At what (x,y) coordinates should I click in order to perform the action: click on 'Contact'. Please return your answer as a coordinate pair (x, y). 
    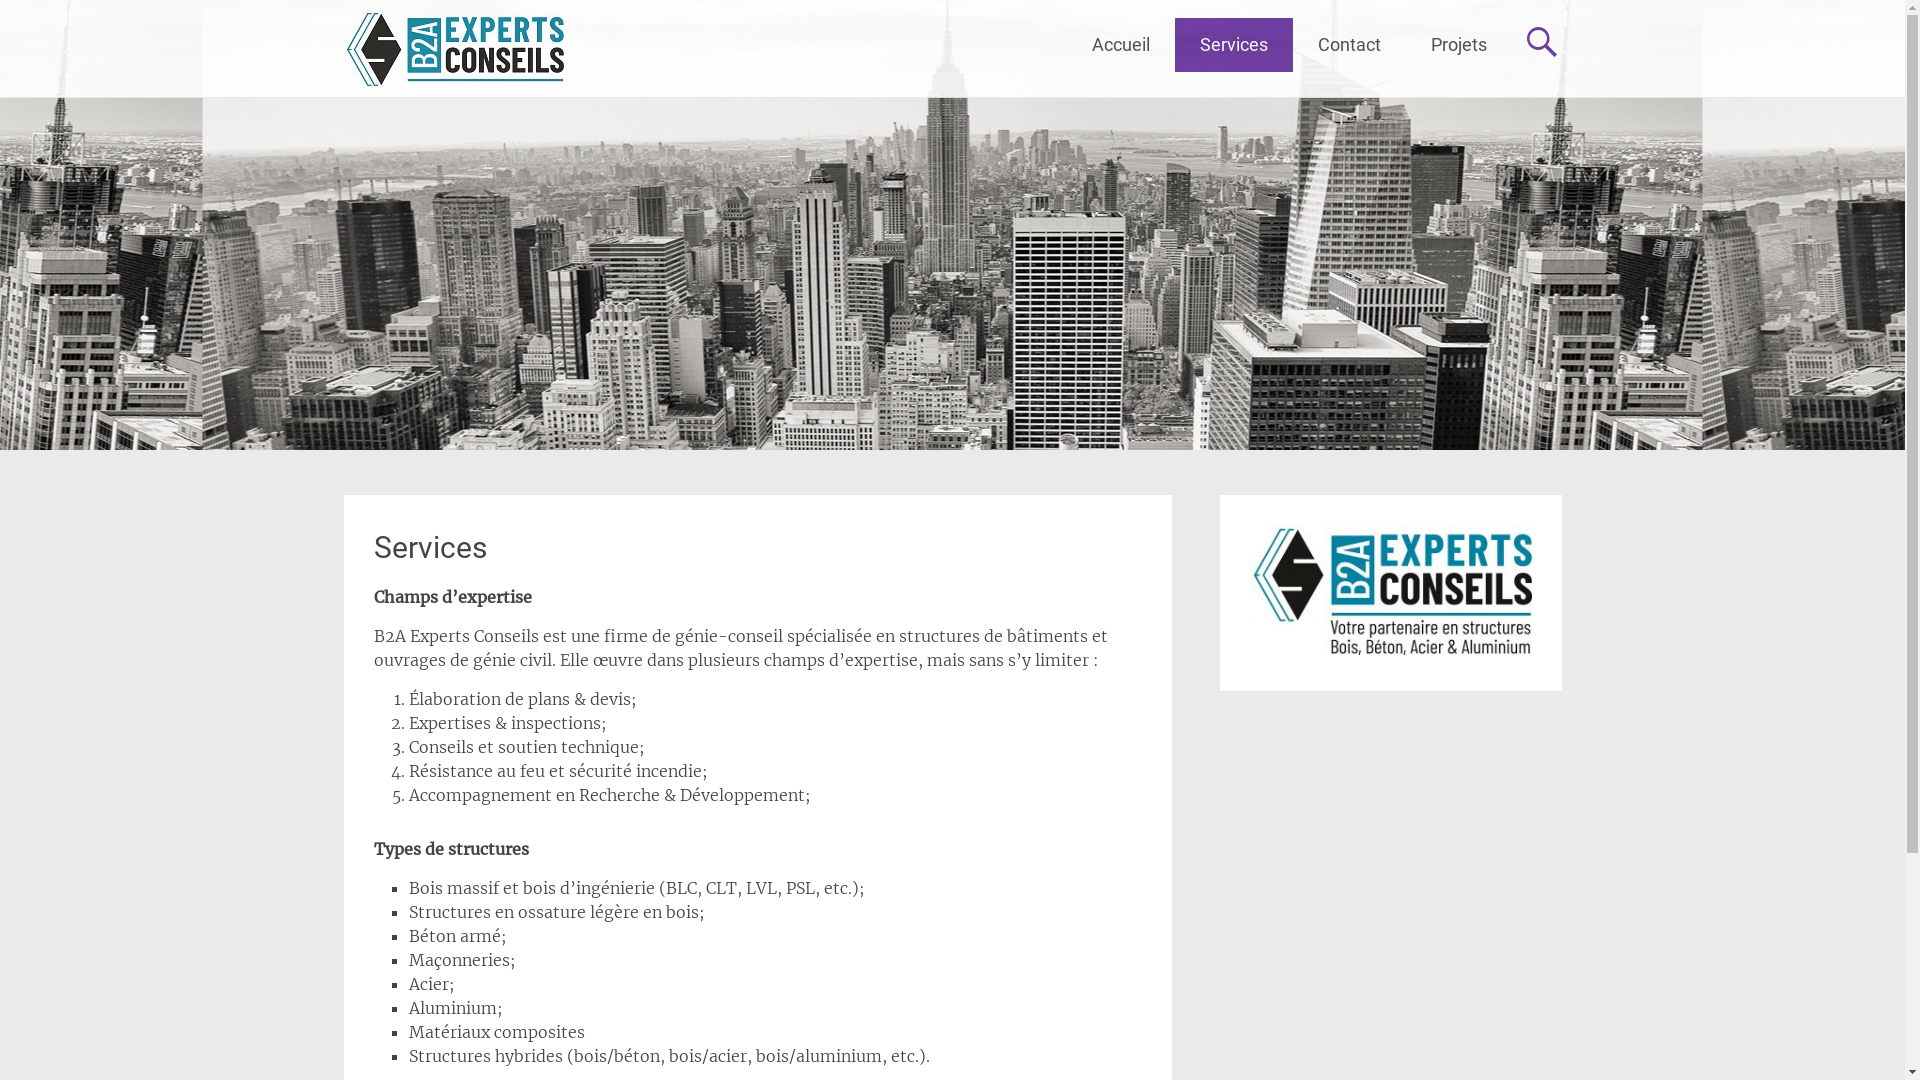
    Looking at the image, I should click on (1348, 45).